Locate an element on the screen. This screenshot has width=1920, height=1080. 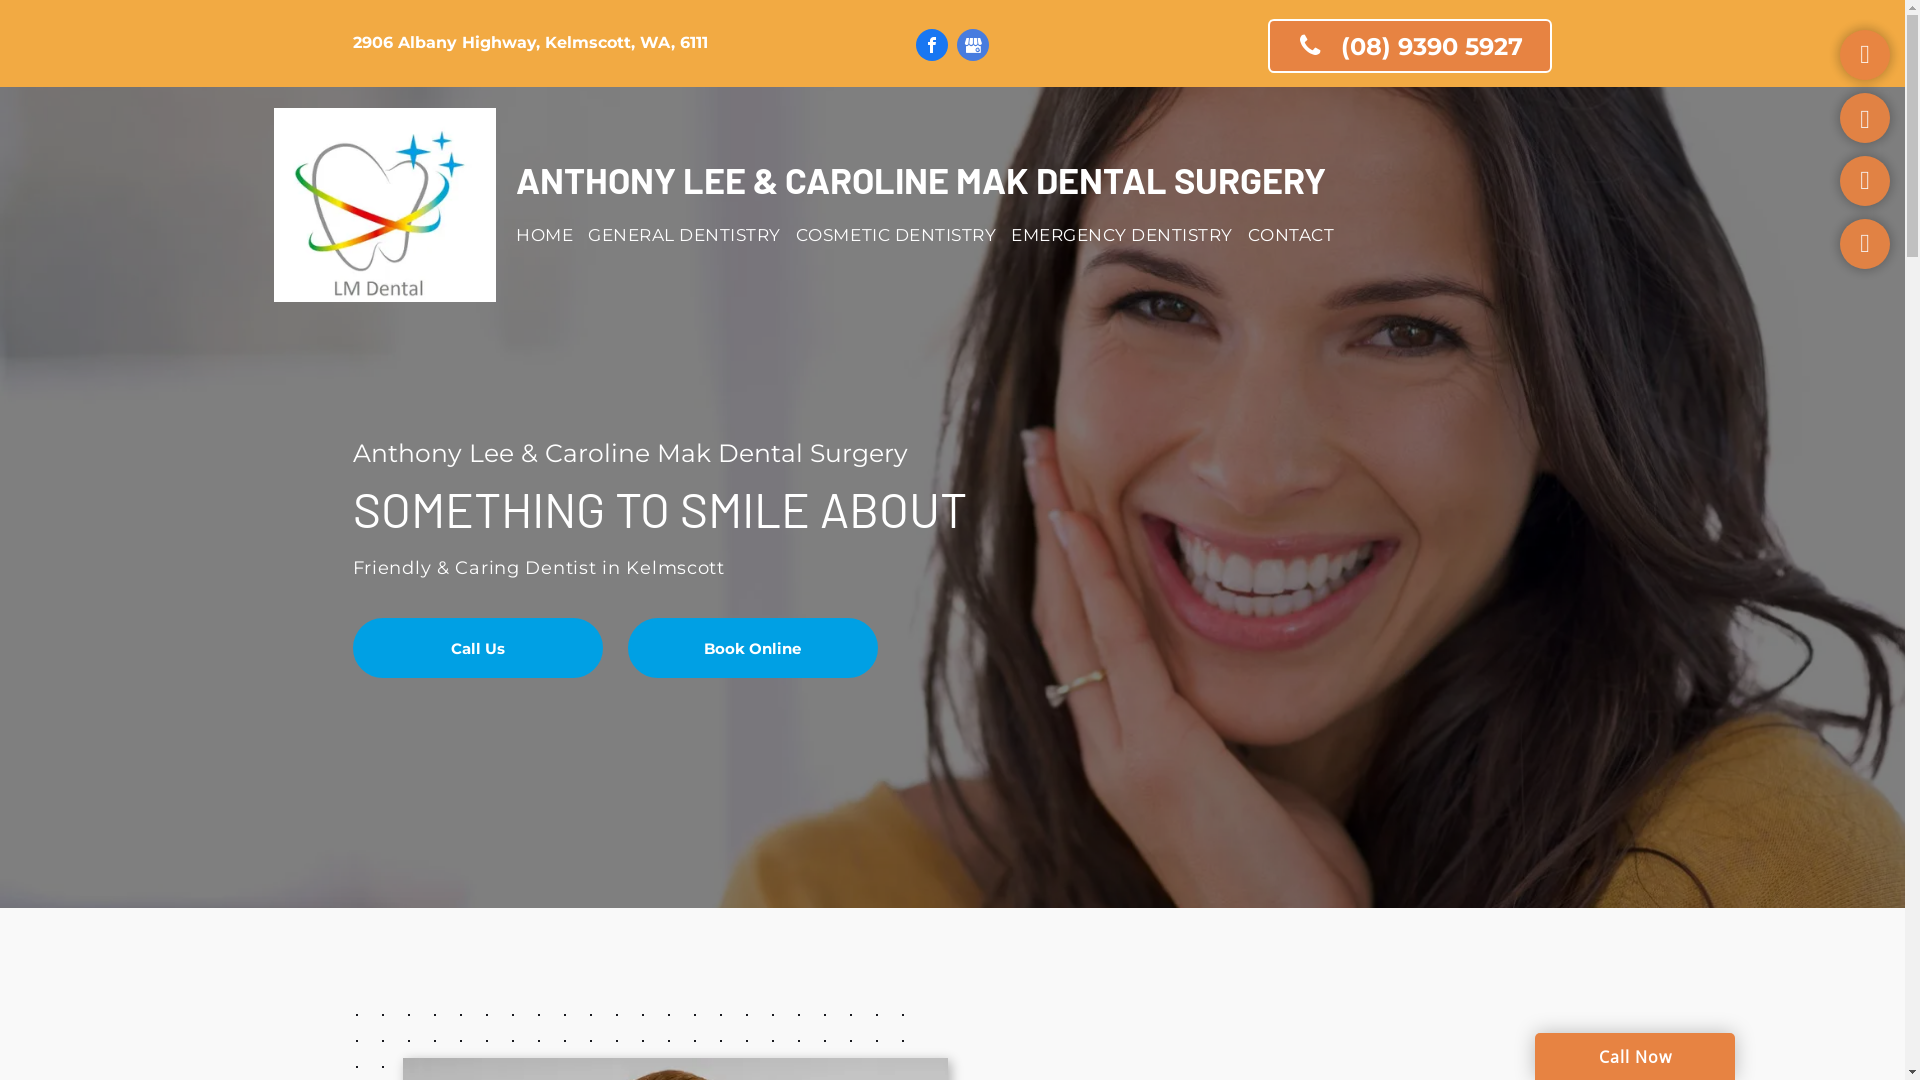
'CONTACT' is located at coordinates (1299, 234).